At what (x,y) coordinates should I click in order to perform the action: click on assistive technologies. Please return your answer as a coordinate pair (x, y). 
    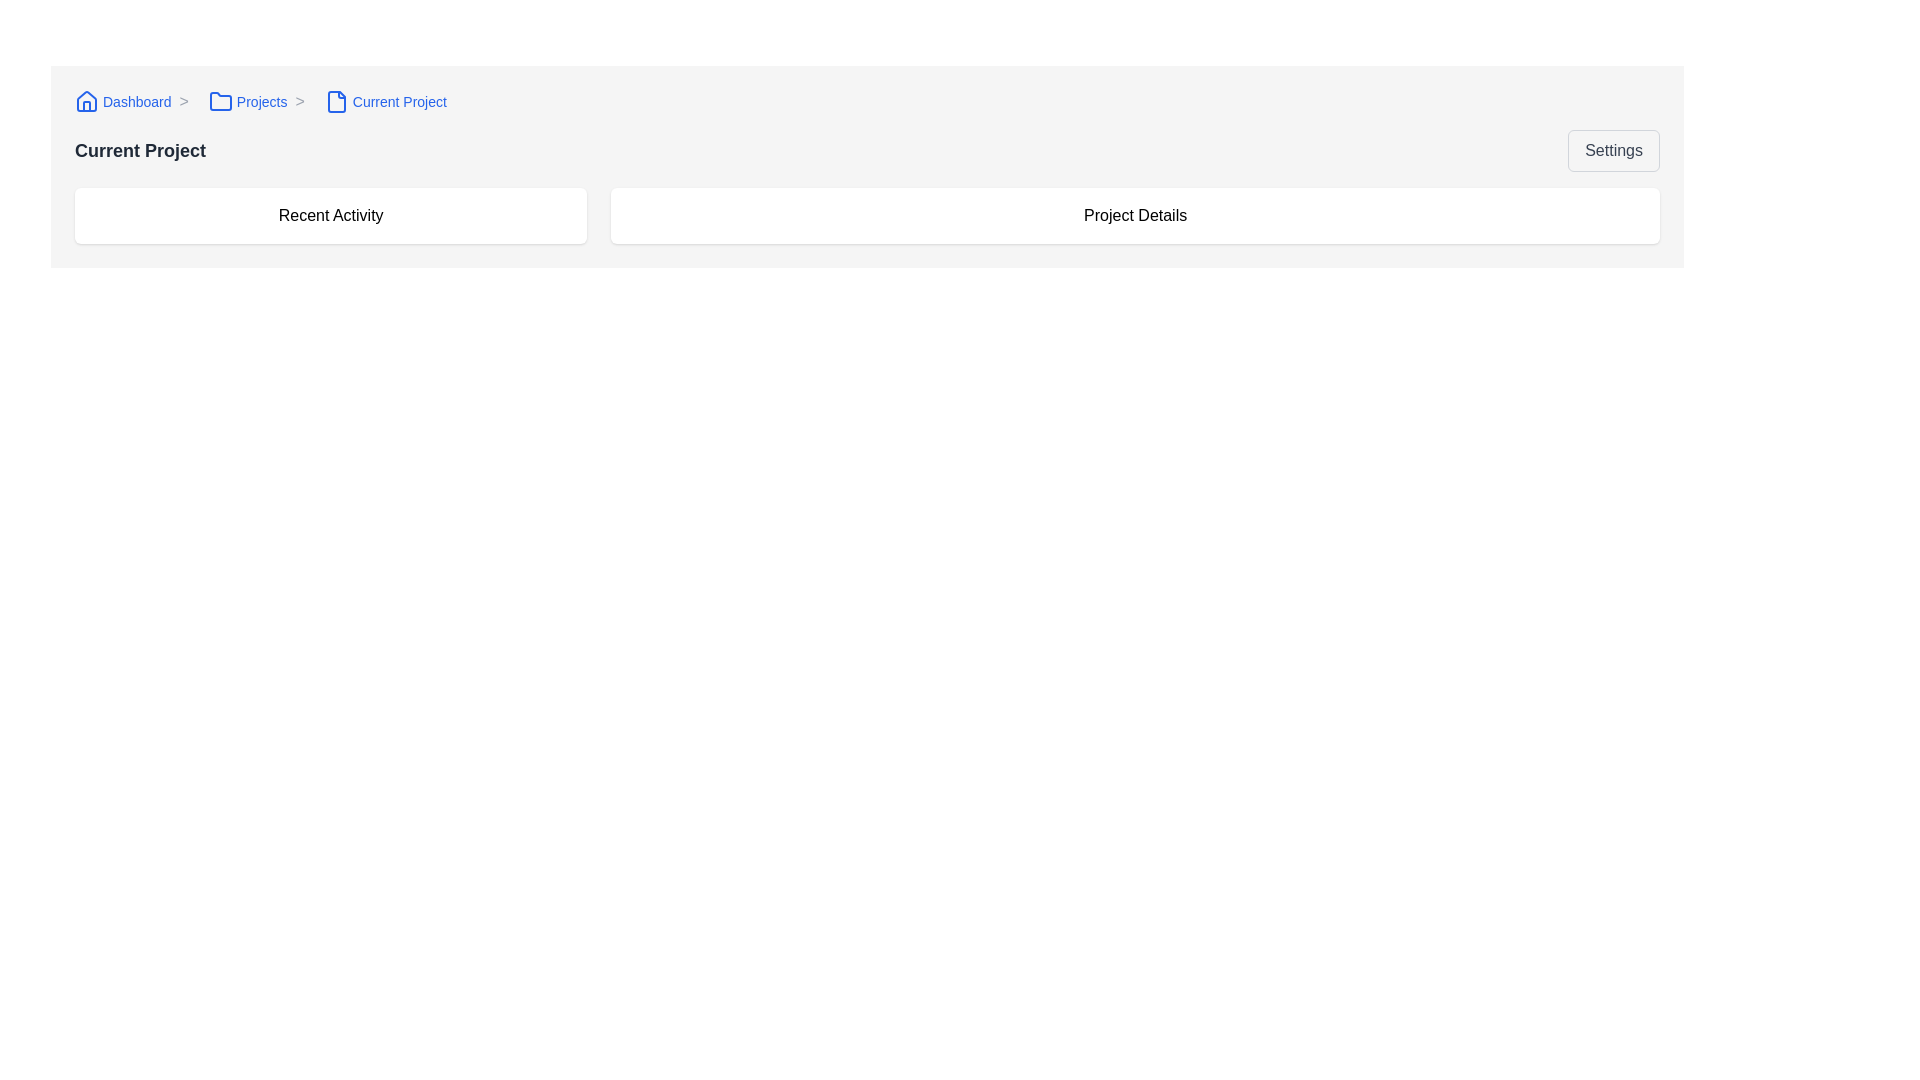
    Looking at the image, I should click on (220, 101).